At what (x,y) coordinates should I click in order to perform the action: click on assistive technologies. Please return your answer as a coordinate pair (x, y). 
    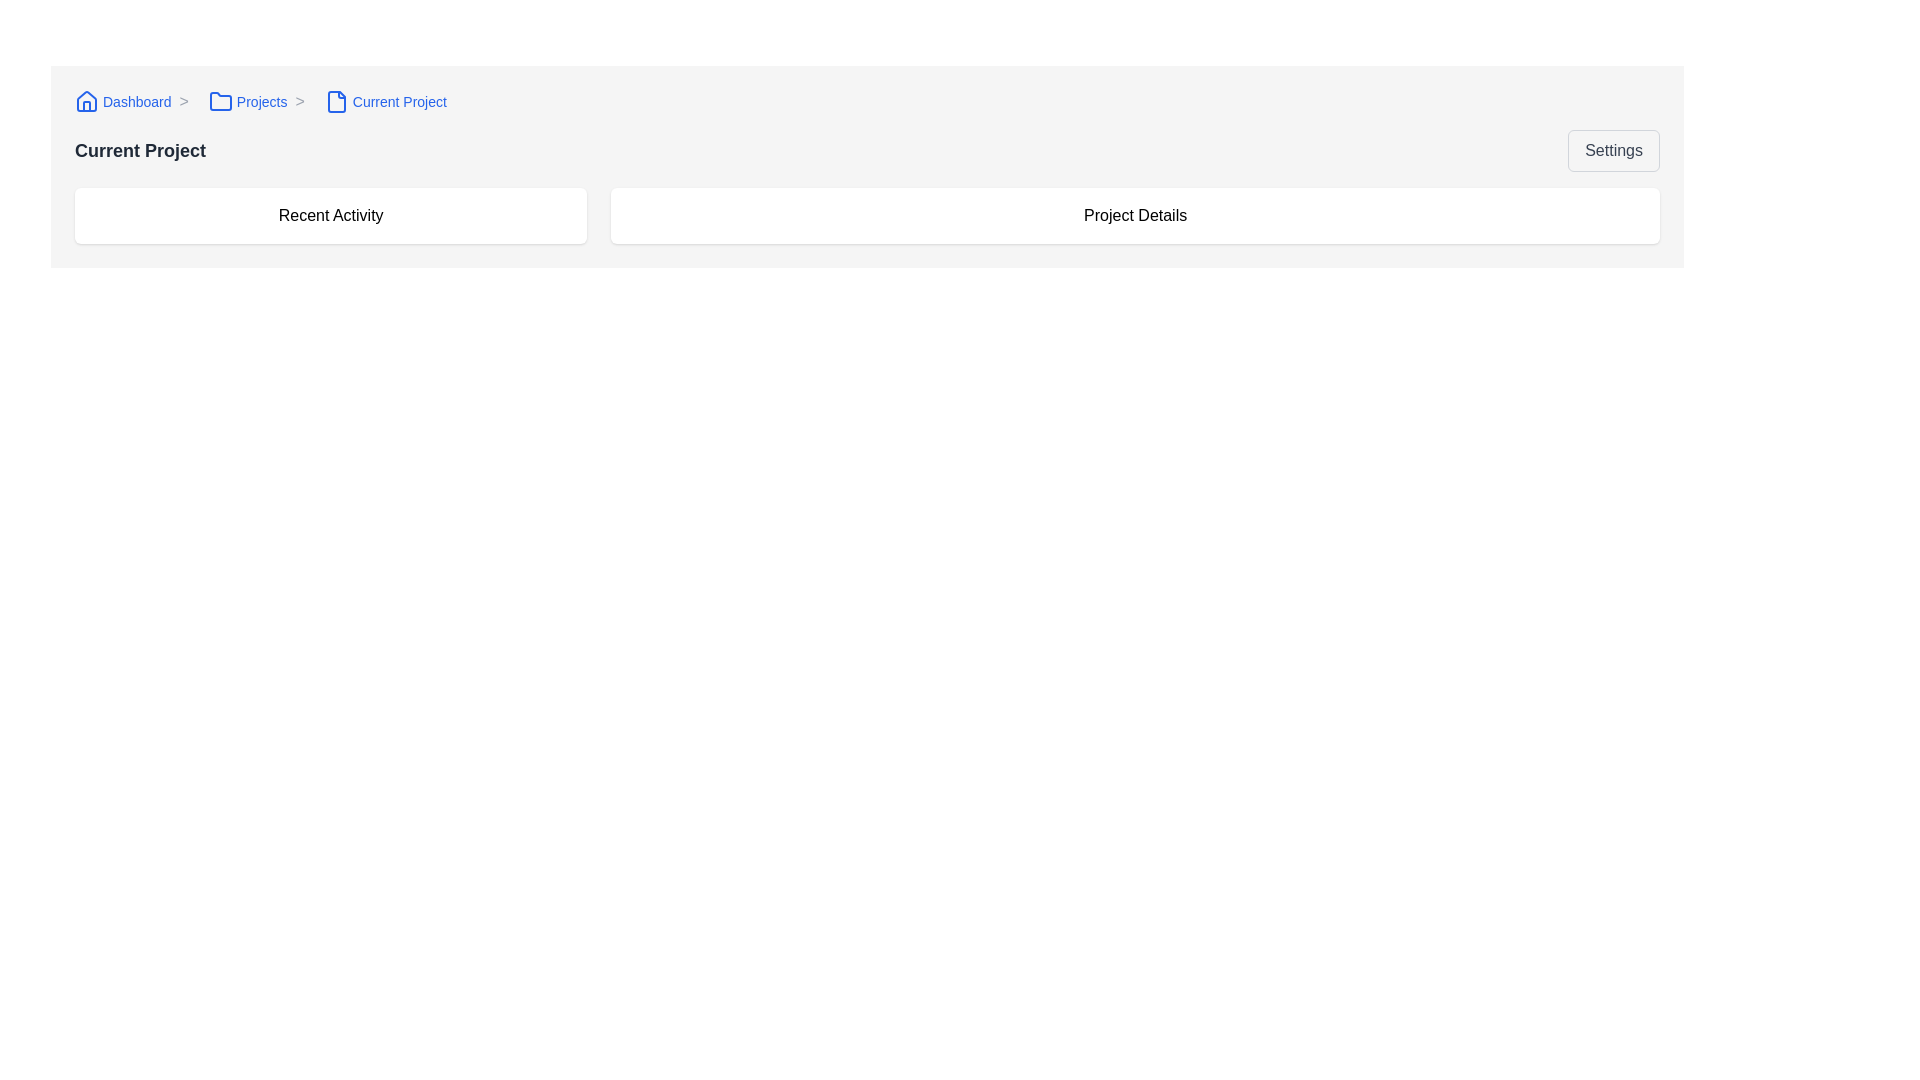
    Looking at the image, I should click on (220, 101).